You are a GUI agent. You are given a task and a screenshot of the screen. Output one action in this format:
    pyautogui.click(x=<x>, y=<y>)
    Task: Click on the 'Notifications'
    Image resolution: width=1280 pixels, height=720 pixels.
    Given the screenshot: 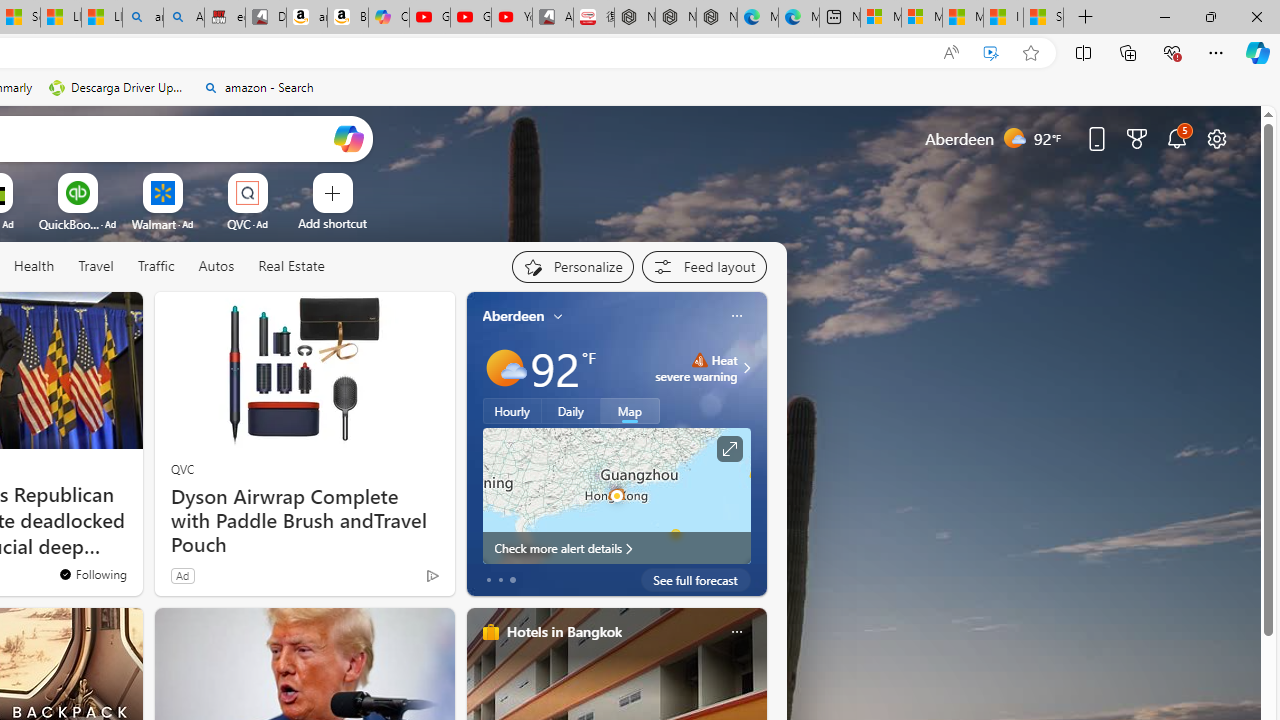 What is the action you would take?
    pyautogui.click(x=1176, y=137)
    